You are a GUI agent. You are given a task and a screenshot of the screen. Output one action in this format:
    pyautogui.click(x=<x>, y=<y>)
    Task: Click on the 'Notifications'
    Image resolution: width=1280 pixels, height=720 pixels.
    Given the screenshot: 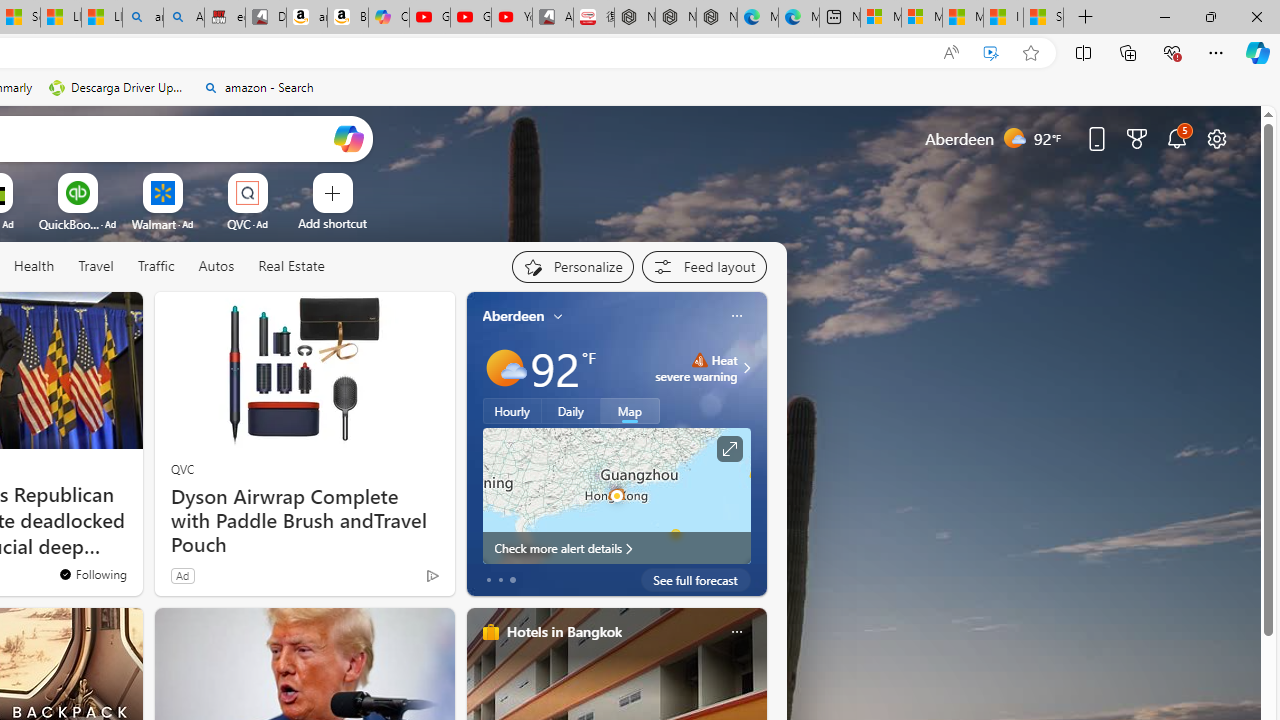 What is the action you would take?
    pyautogui.click(x=1176, y=137)
    